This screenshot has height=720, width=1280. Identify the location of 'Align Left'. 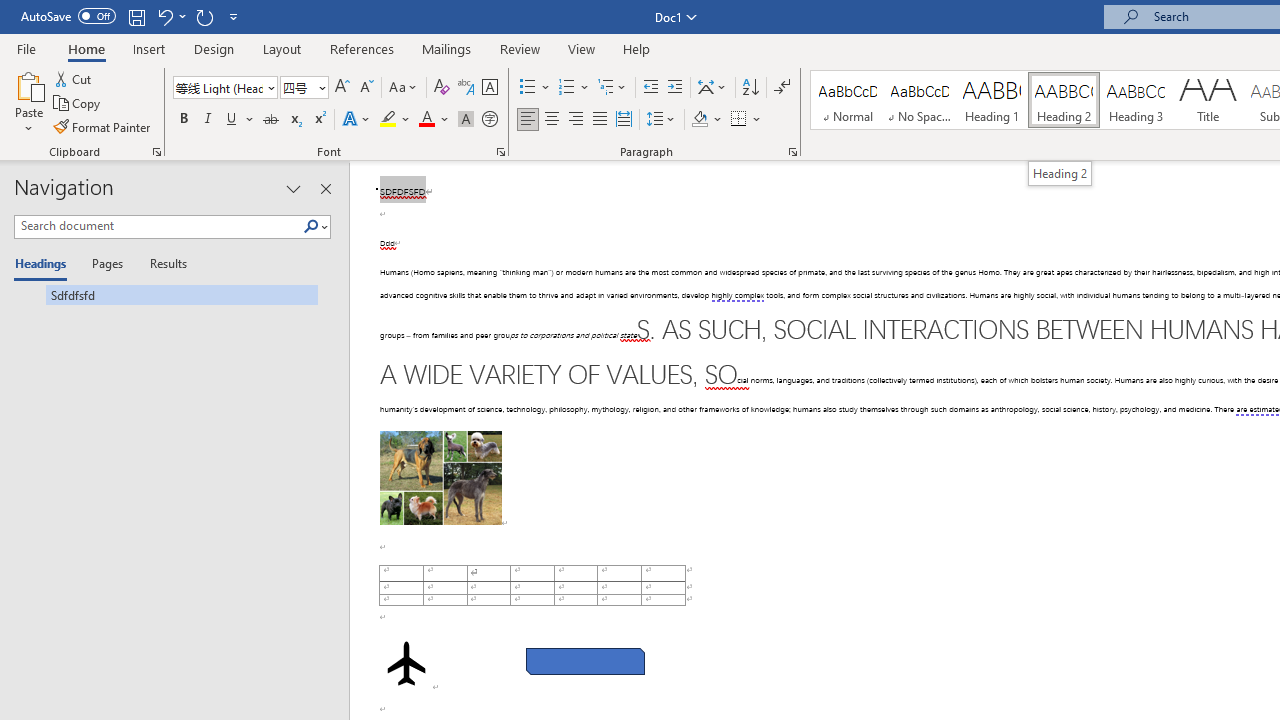
(528, 119).